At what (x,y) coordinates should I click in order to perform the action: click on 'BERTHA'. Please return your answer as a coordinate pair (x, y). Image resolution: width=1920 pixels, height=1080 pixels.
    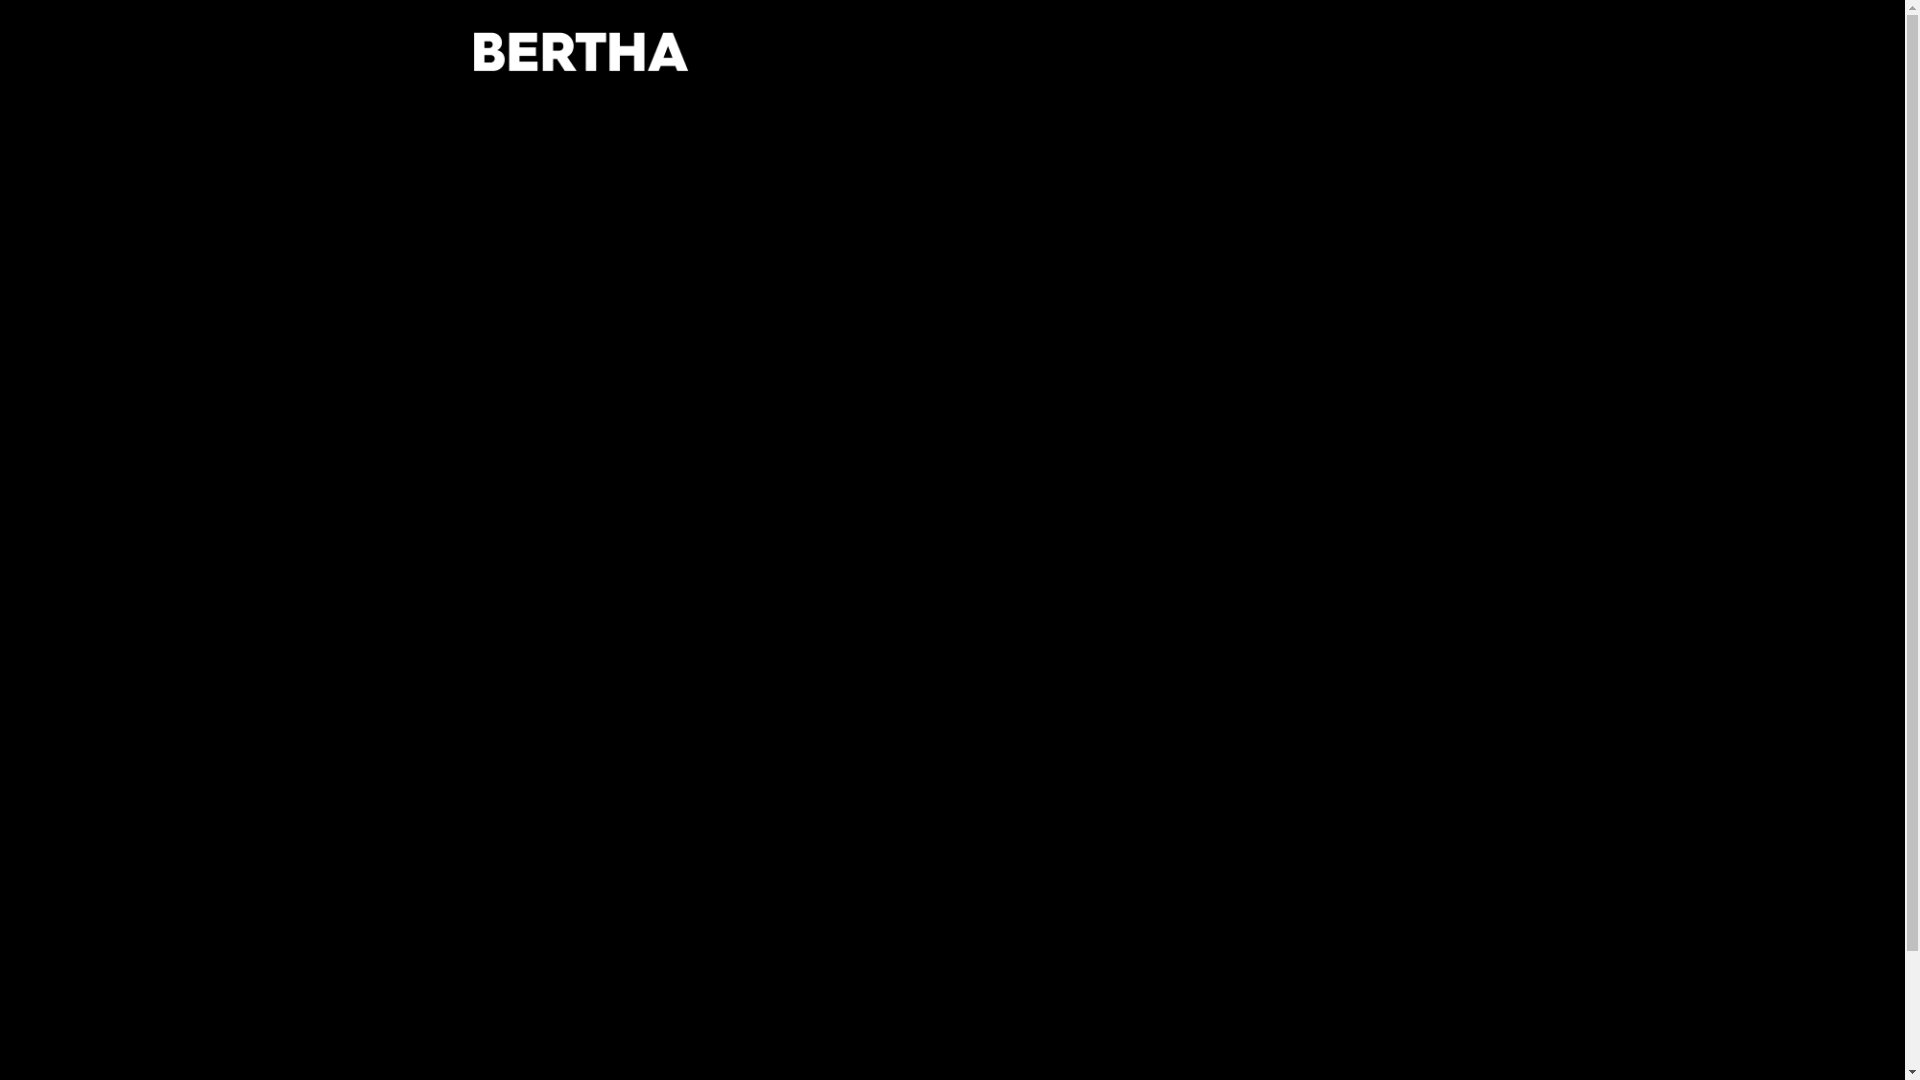
    Looking at the image, I should click on (579, 80).